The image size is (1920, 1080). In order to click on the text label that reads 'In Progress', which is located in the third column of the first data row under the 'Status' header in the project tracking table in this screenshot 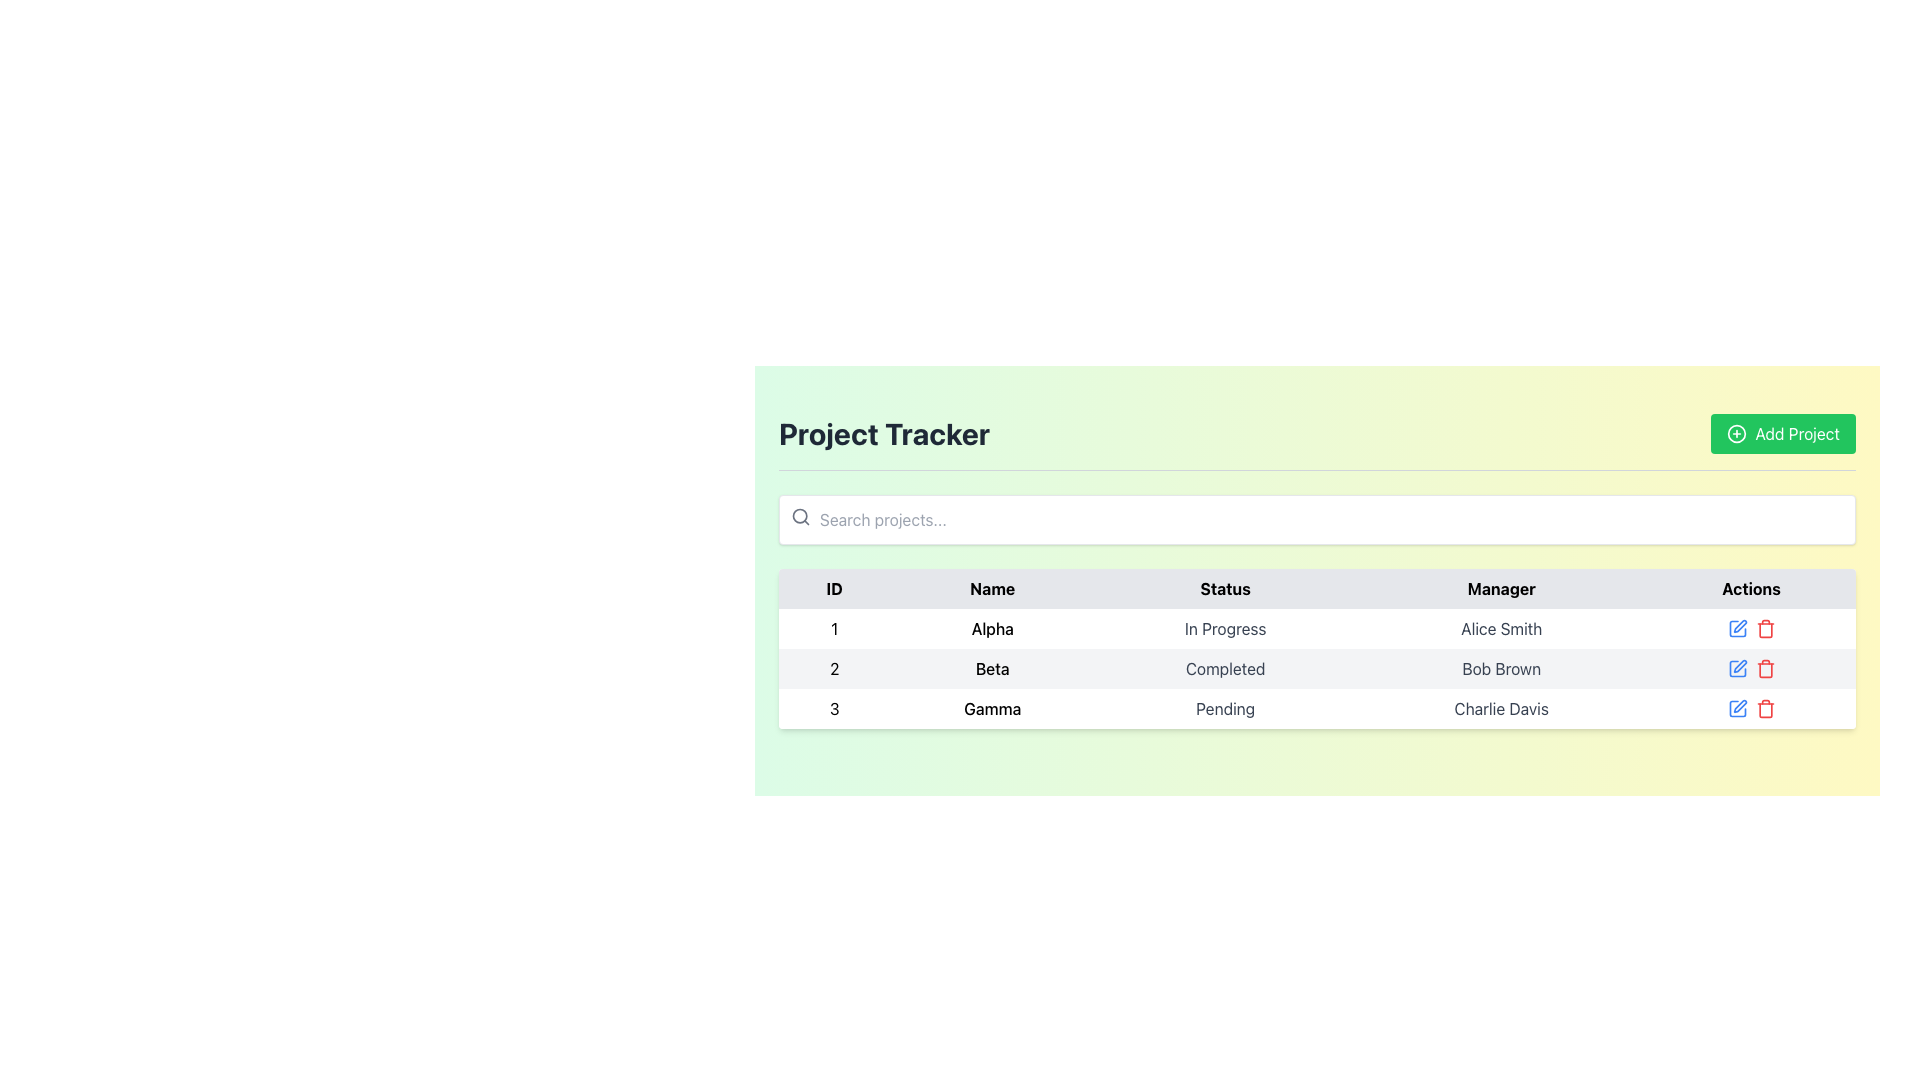, I will do `click(1224, 627)`.